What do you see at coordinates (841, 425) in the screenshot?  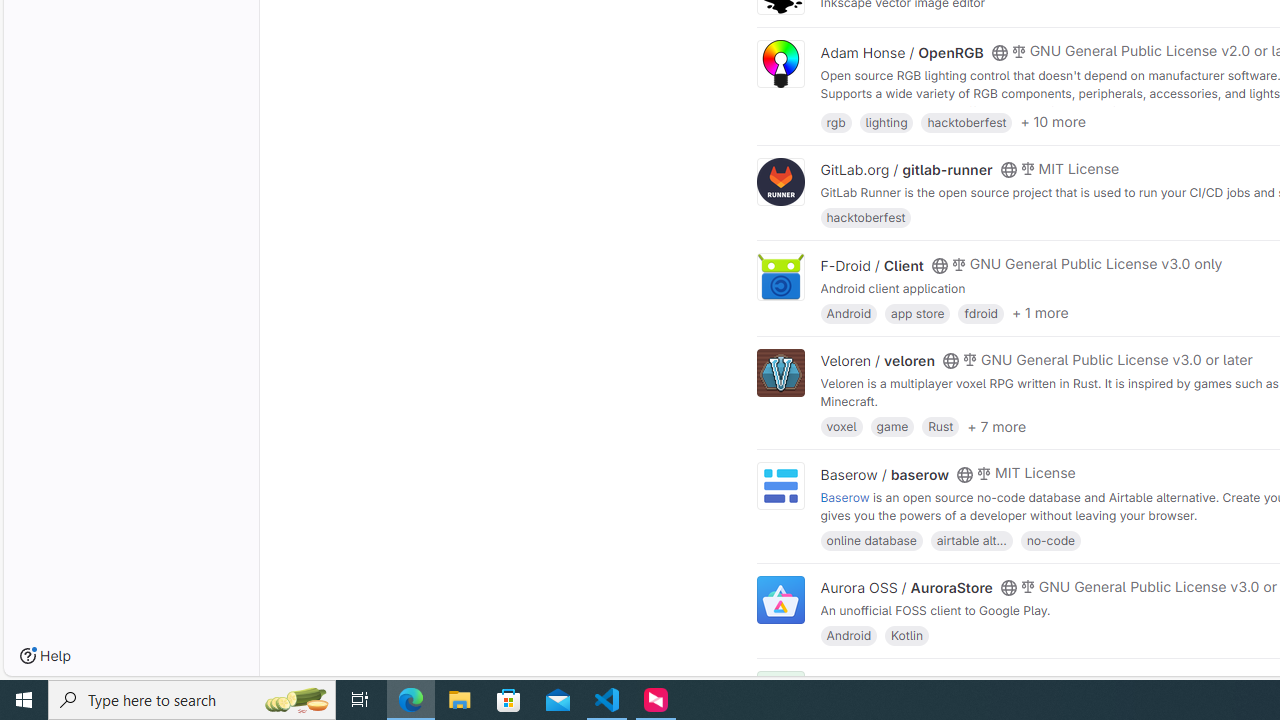 I see `'voxel'` at bounding box center [841, 425].